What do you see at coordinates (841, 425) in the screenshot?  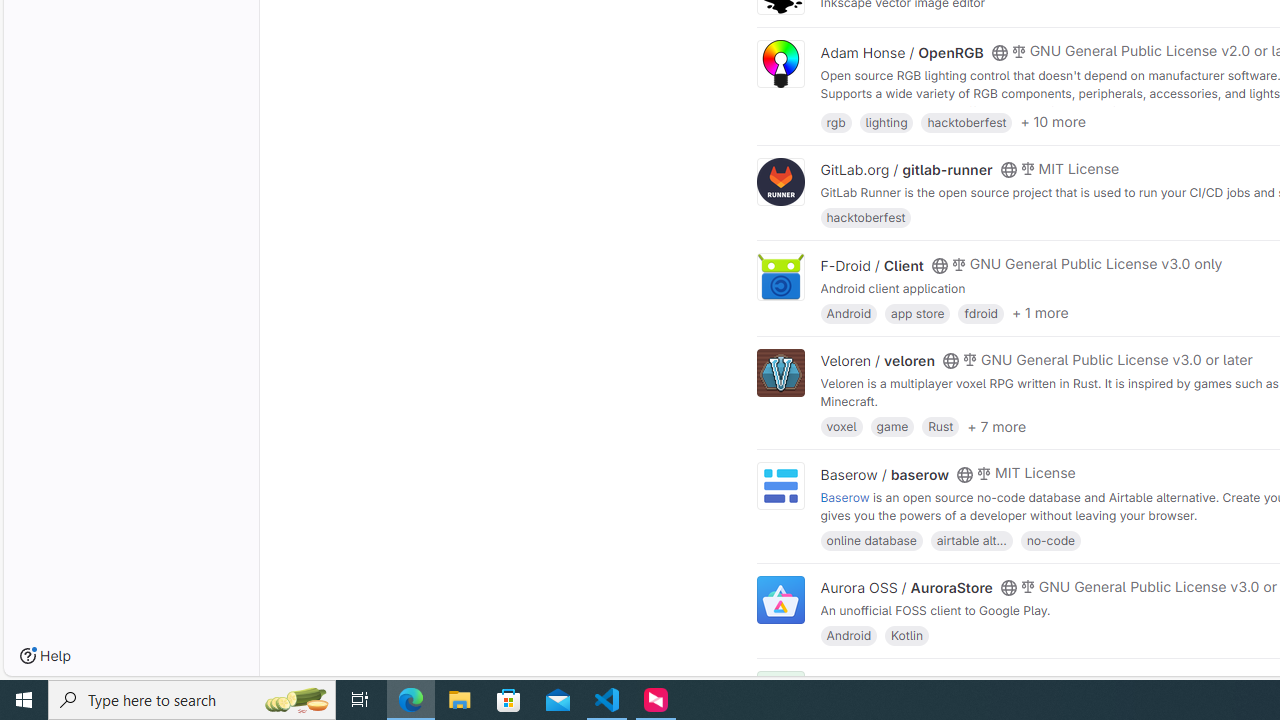 I see `'voxel'` at bounding box center [841, 425].